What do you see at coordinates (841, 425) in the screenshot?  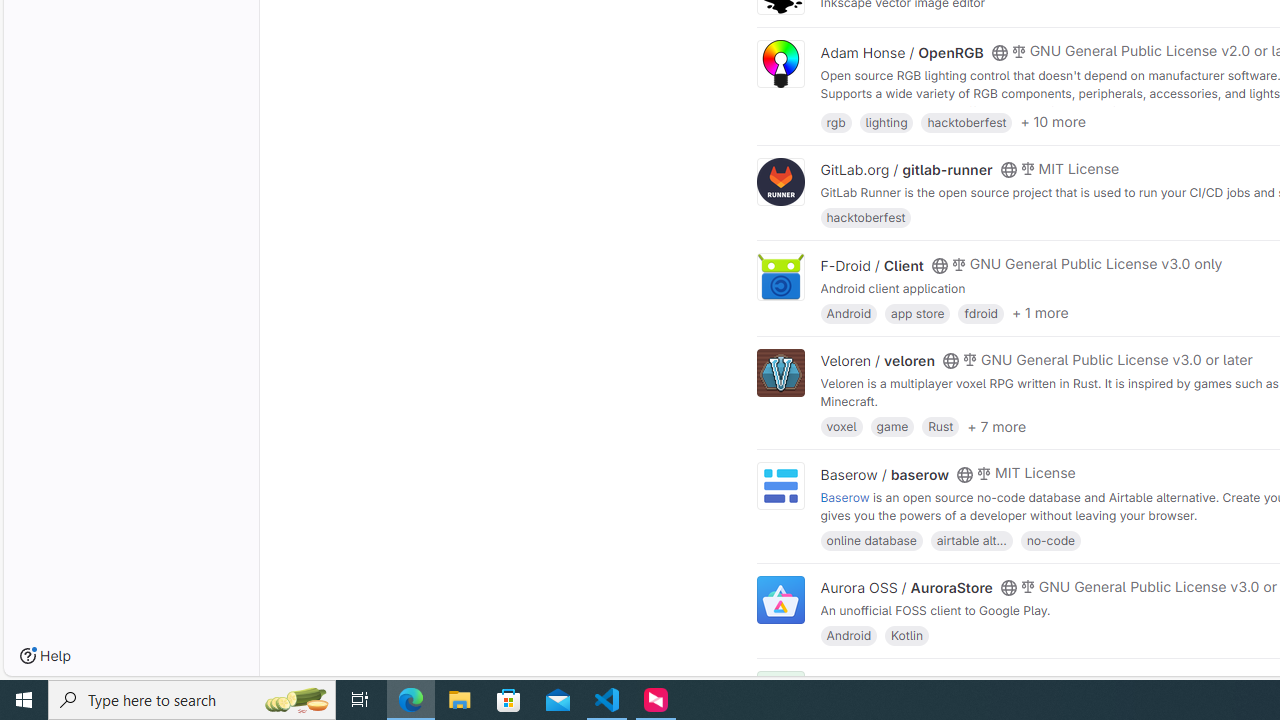 I see `'voxel'` at bounding box center [841, 425].